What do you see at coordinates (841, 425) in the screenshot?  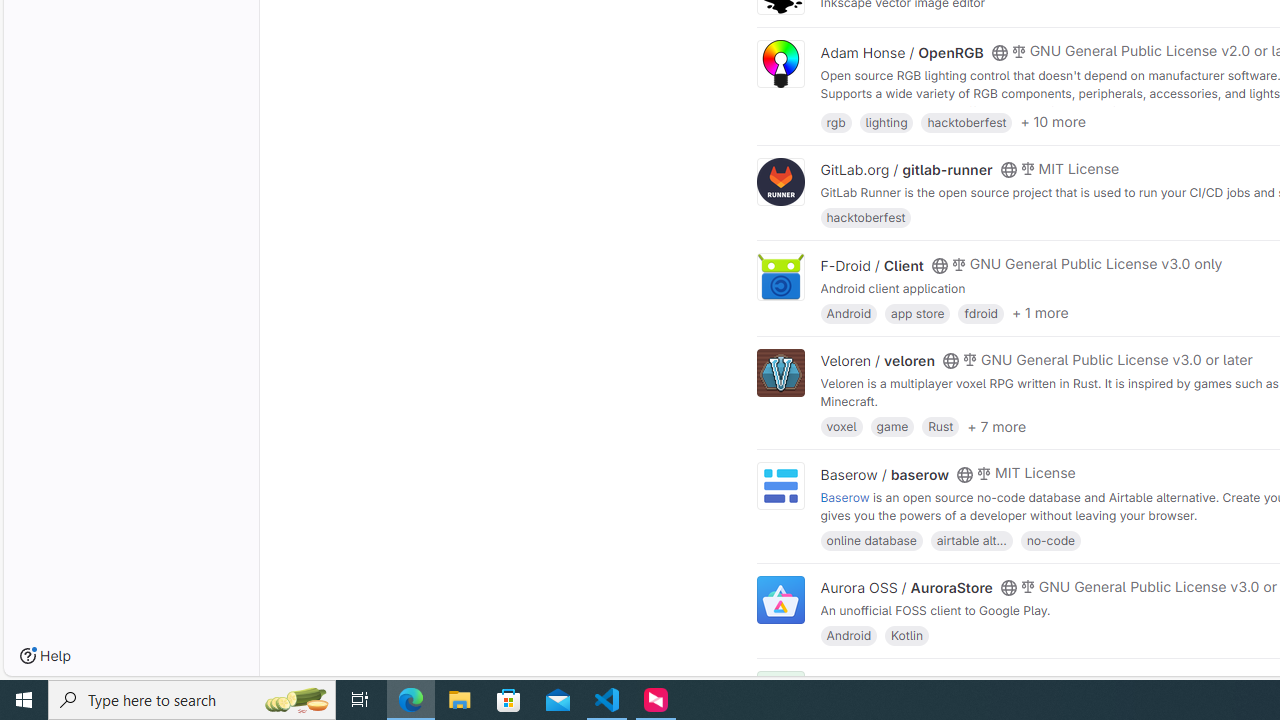 I see `'voxel'` at bounding box center [841, 425].